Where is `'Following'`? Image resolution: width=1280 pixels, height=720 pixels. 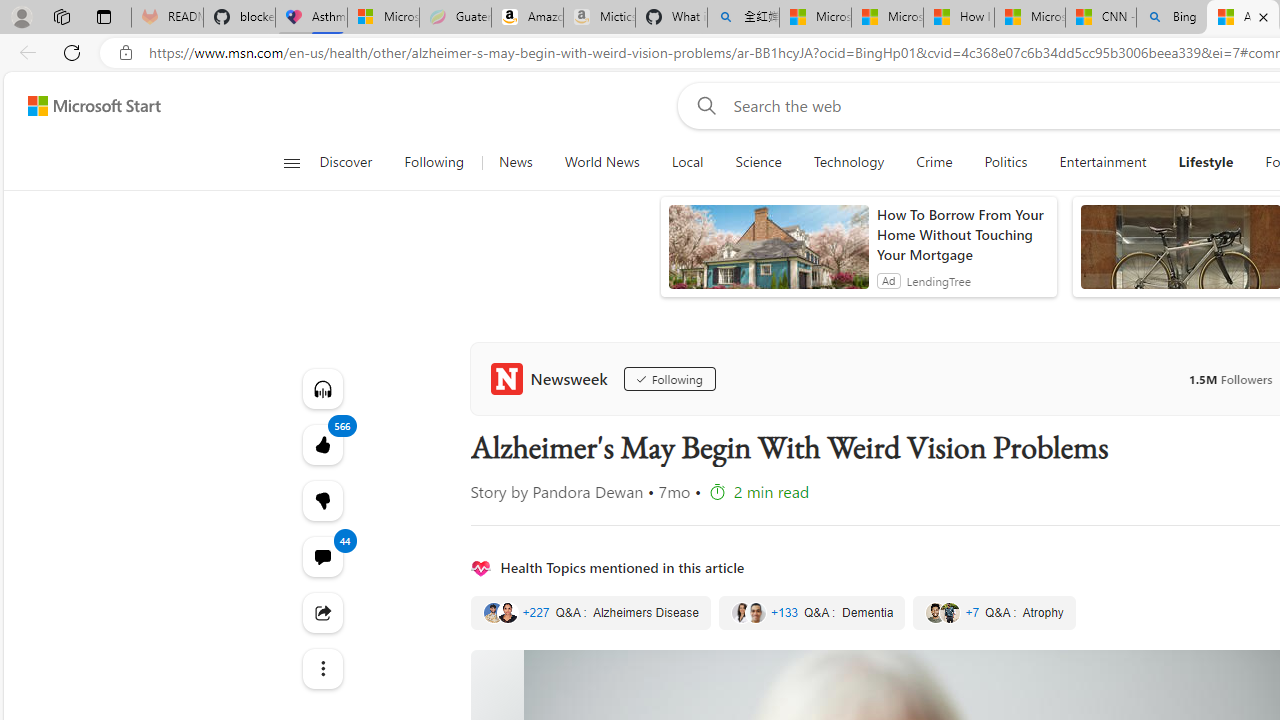 'Following' is located at coordinates (669, 379).